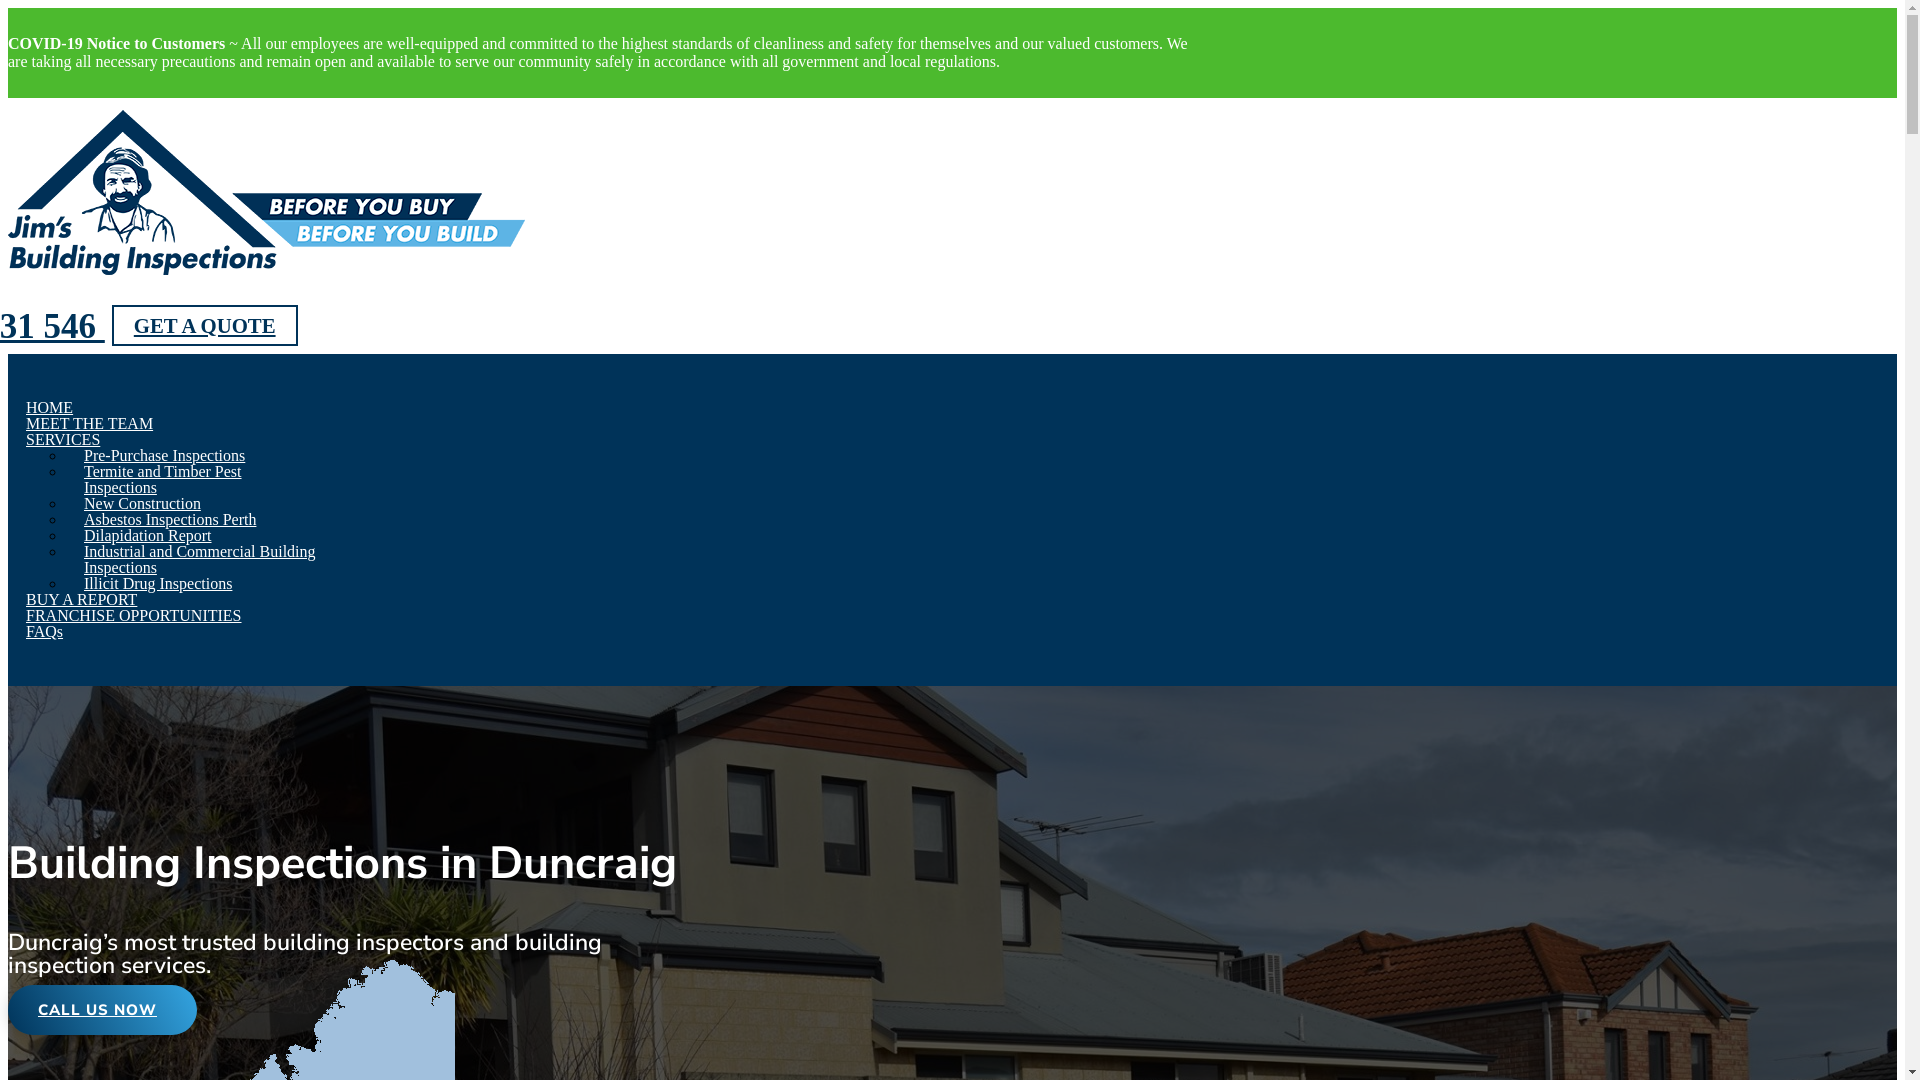  Describe the element at coordinates (25, 614) in the screenshot. I see `'FRANCHISE OPPORTUNITIES'` at that location.